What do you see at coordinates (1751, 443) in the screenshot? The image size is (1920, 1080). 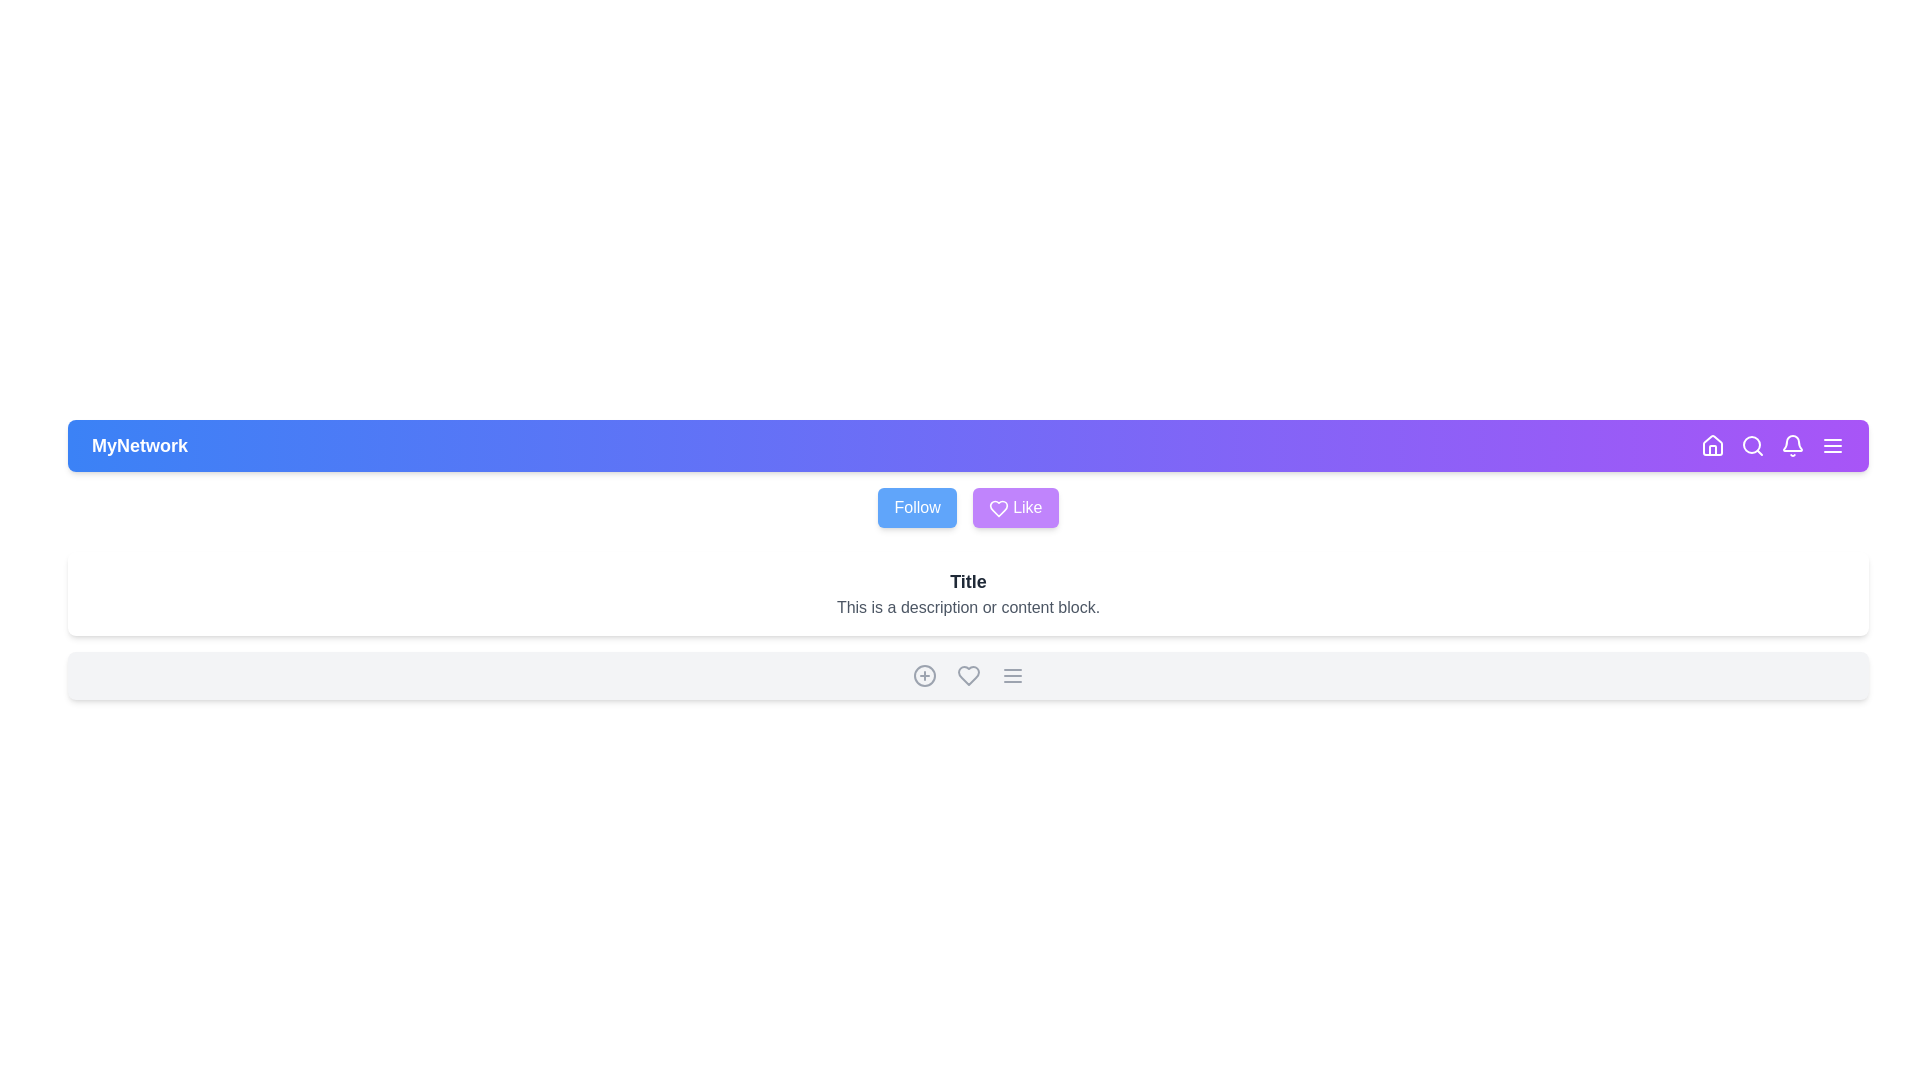 I see `the search icon by clicking on the circular lens portion of the magnifying glass located in the top-right navigation bar` at bounding box center [1751, 443].